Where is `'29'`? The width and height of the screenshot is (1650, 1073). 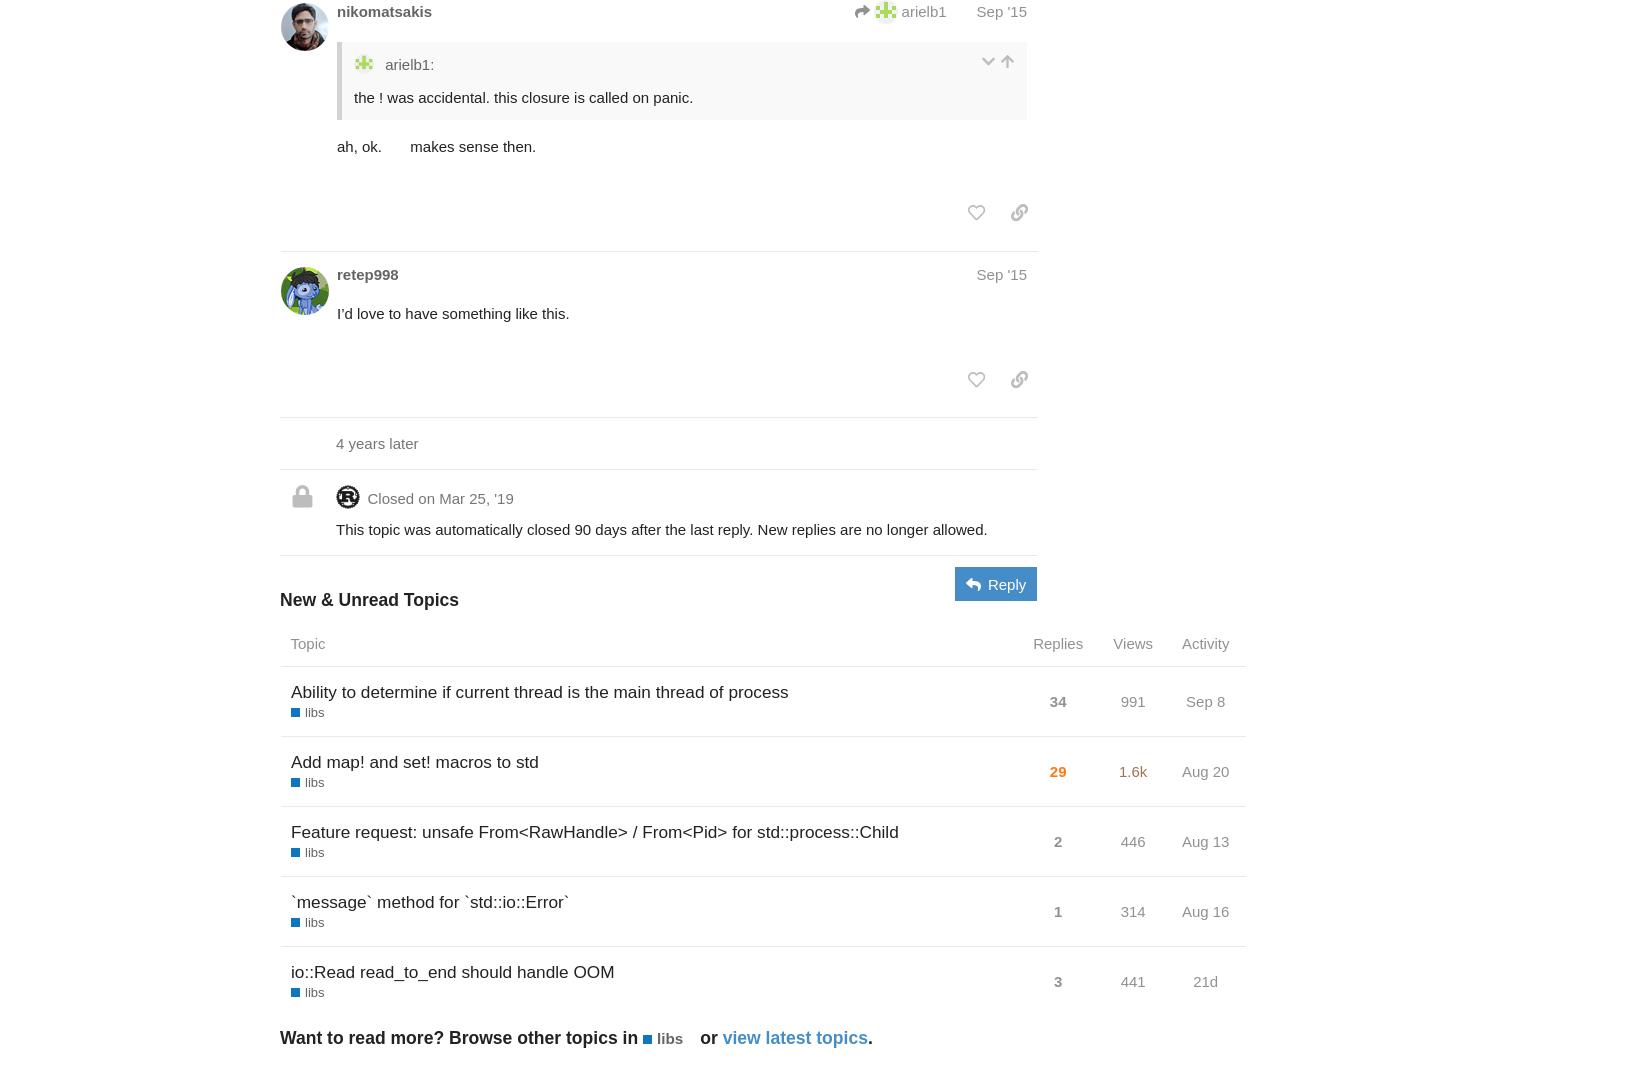 '29' is located at coordinates (1049, 769).